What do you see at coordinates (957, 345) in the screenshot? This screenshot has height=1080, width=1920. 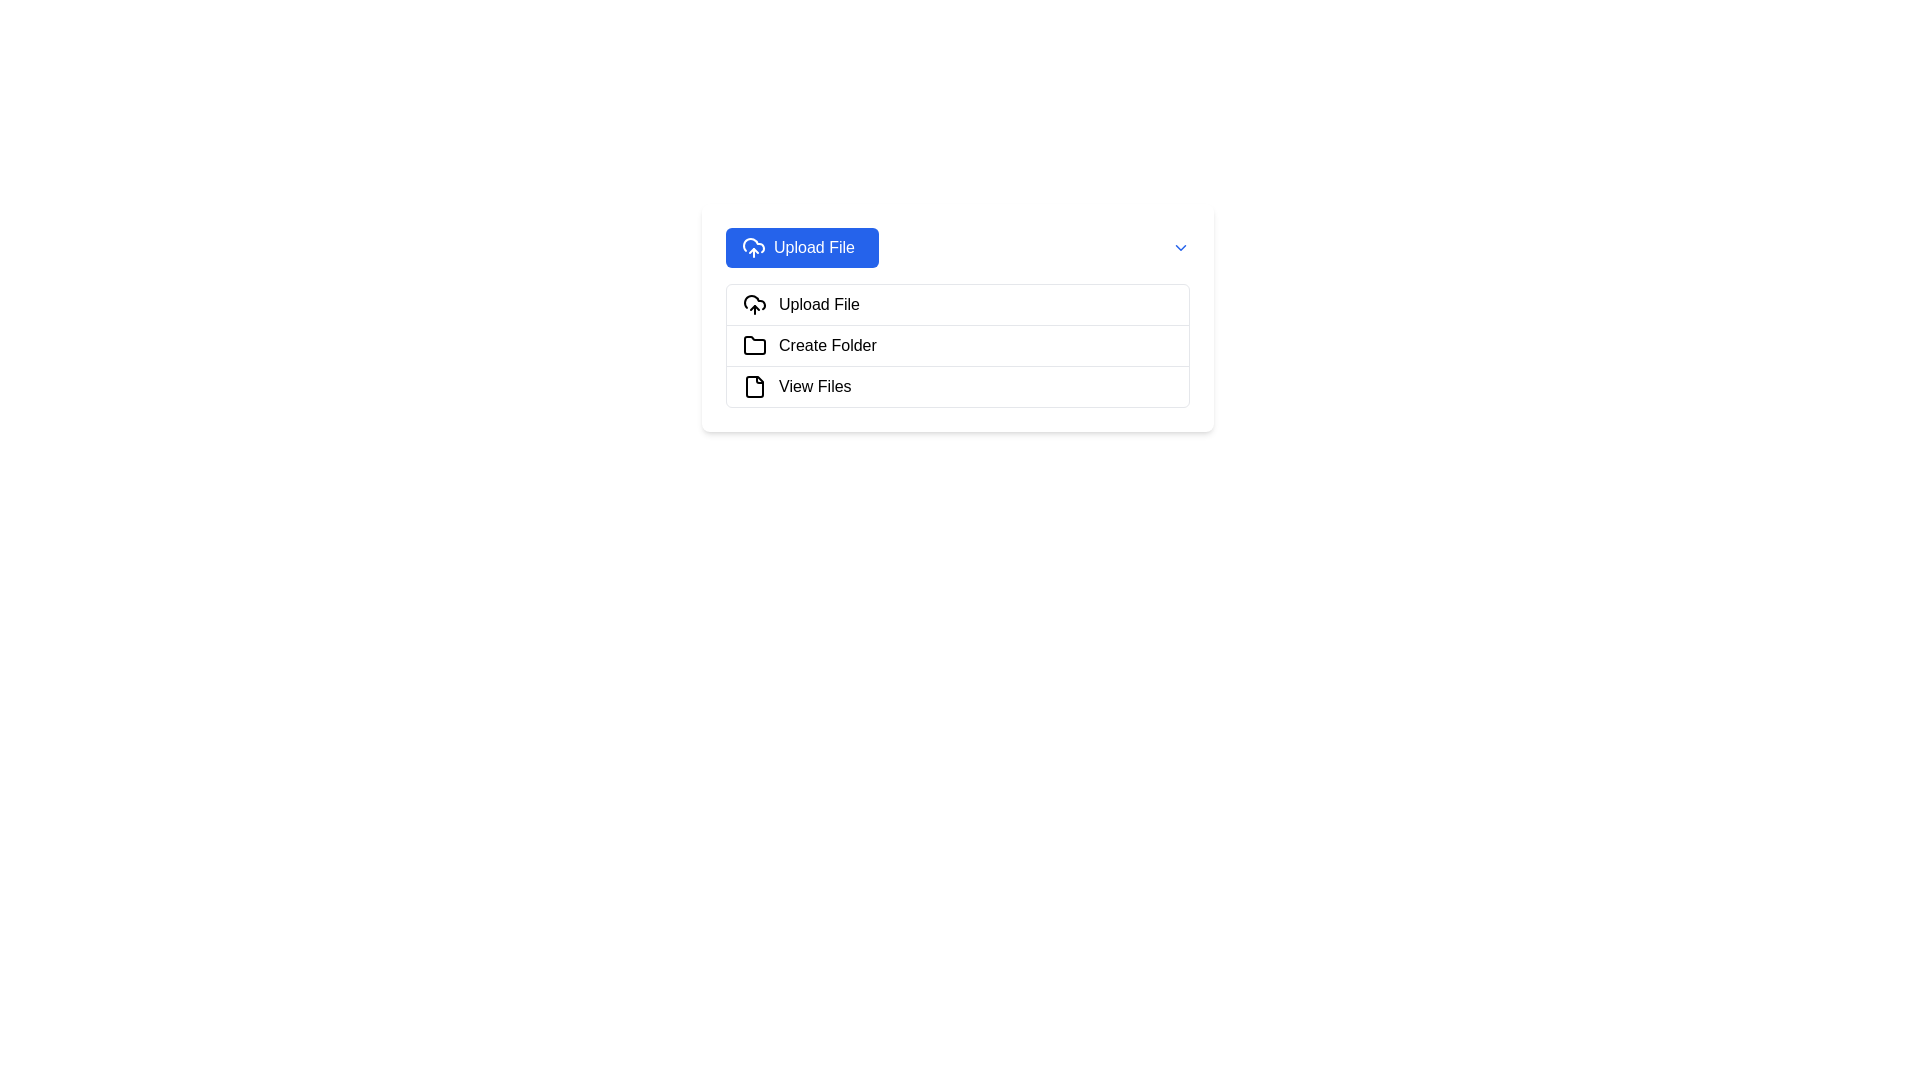 I see `the 'Create New Folder' button located as the second option in the vertical list under the dropdown menu` at bounding box center [957, 345].